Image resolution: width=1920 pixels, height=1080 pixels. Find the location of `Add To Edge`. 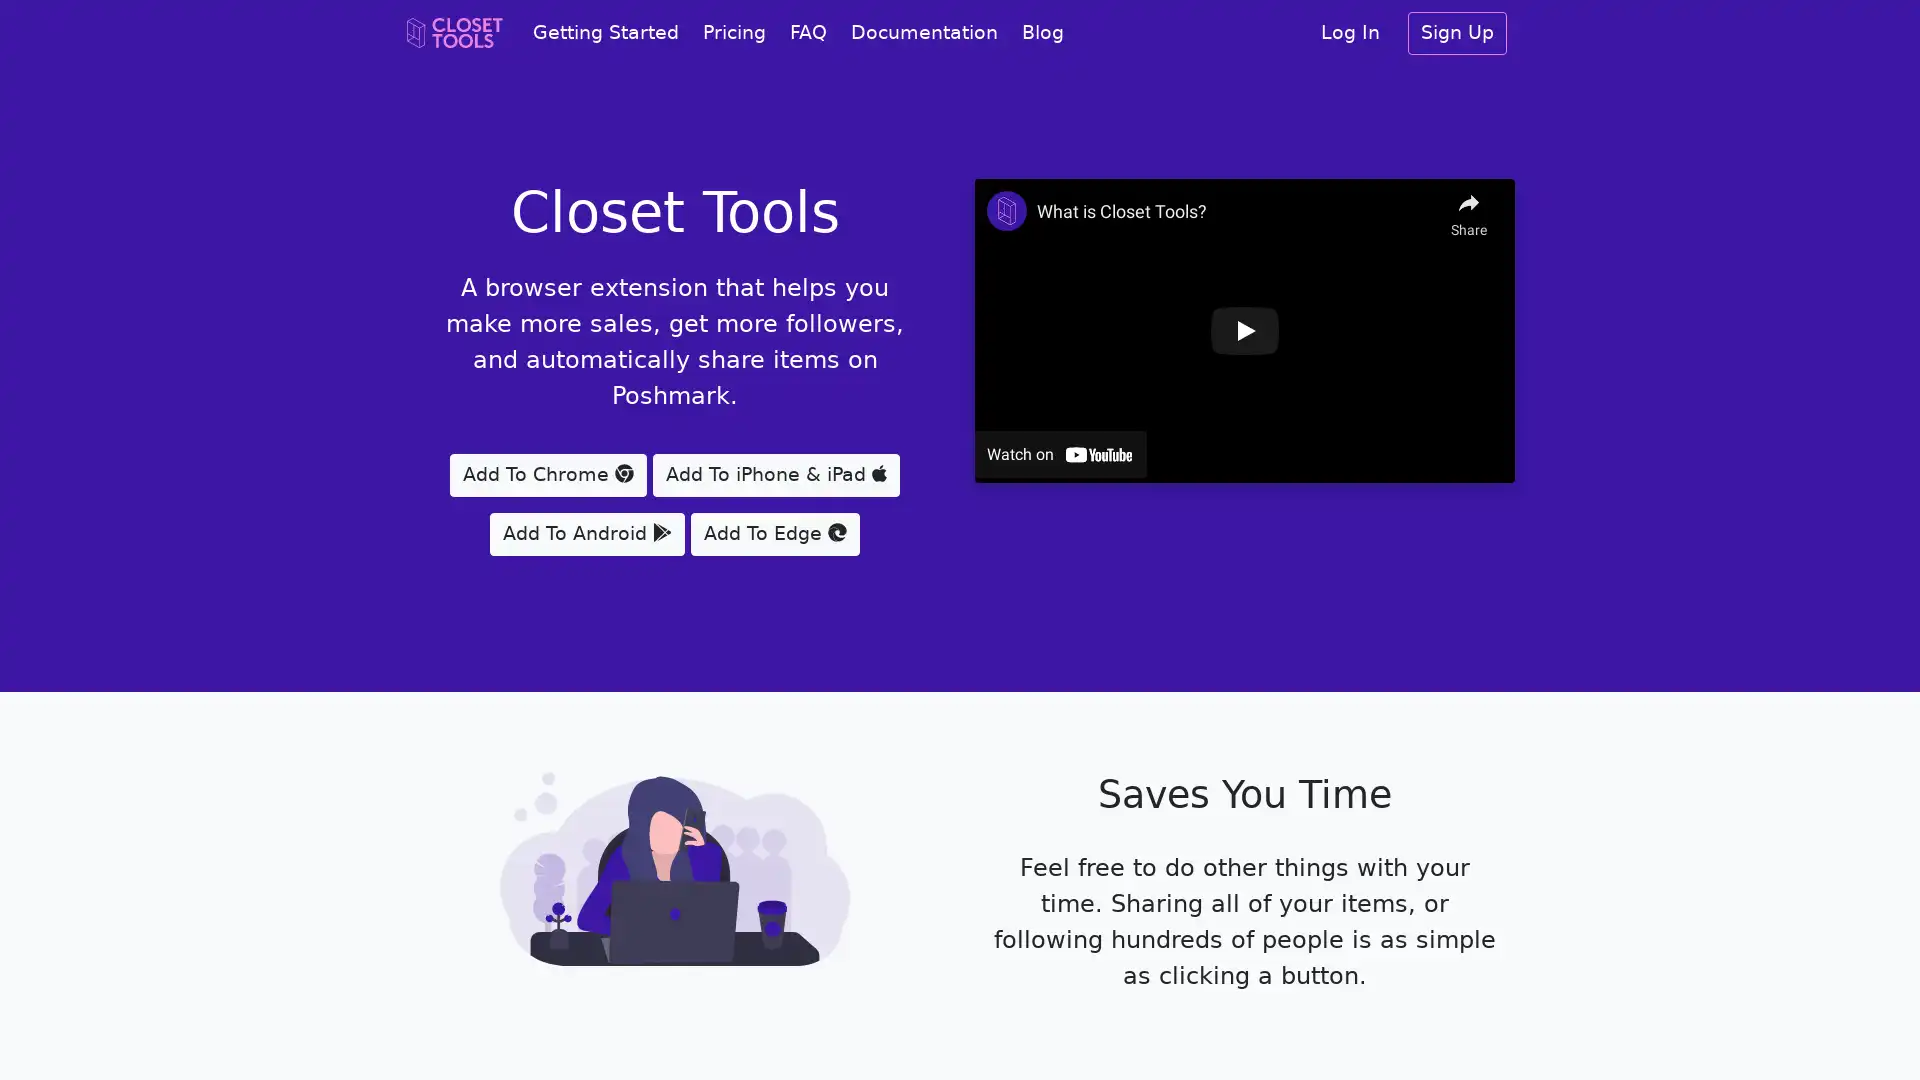

Add To Edge is located at coordinates (774, 532).